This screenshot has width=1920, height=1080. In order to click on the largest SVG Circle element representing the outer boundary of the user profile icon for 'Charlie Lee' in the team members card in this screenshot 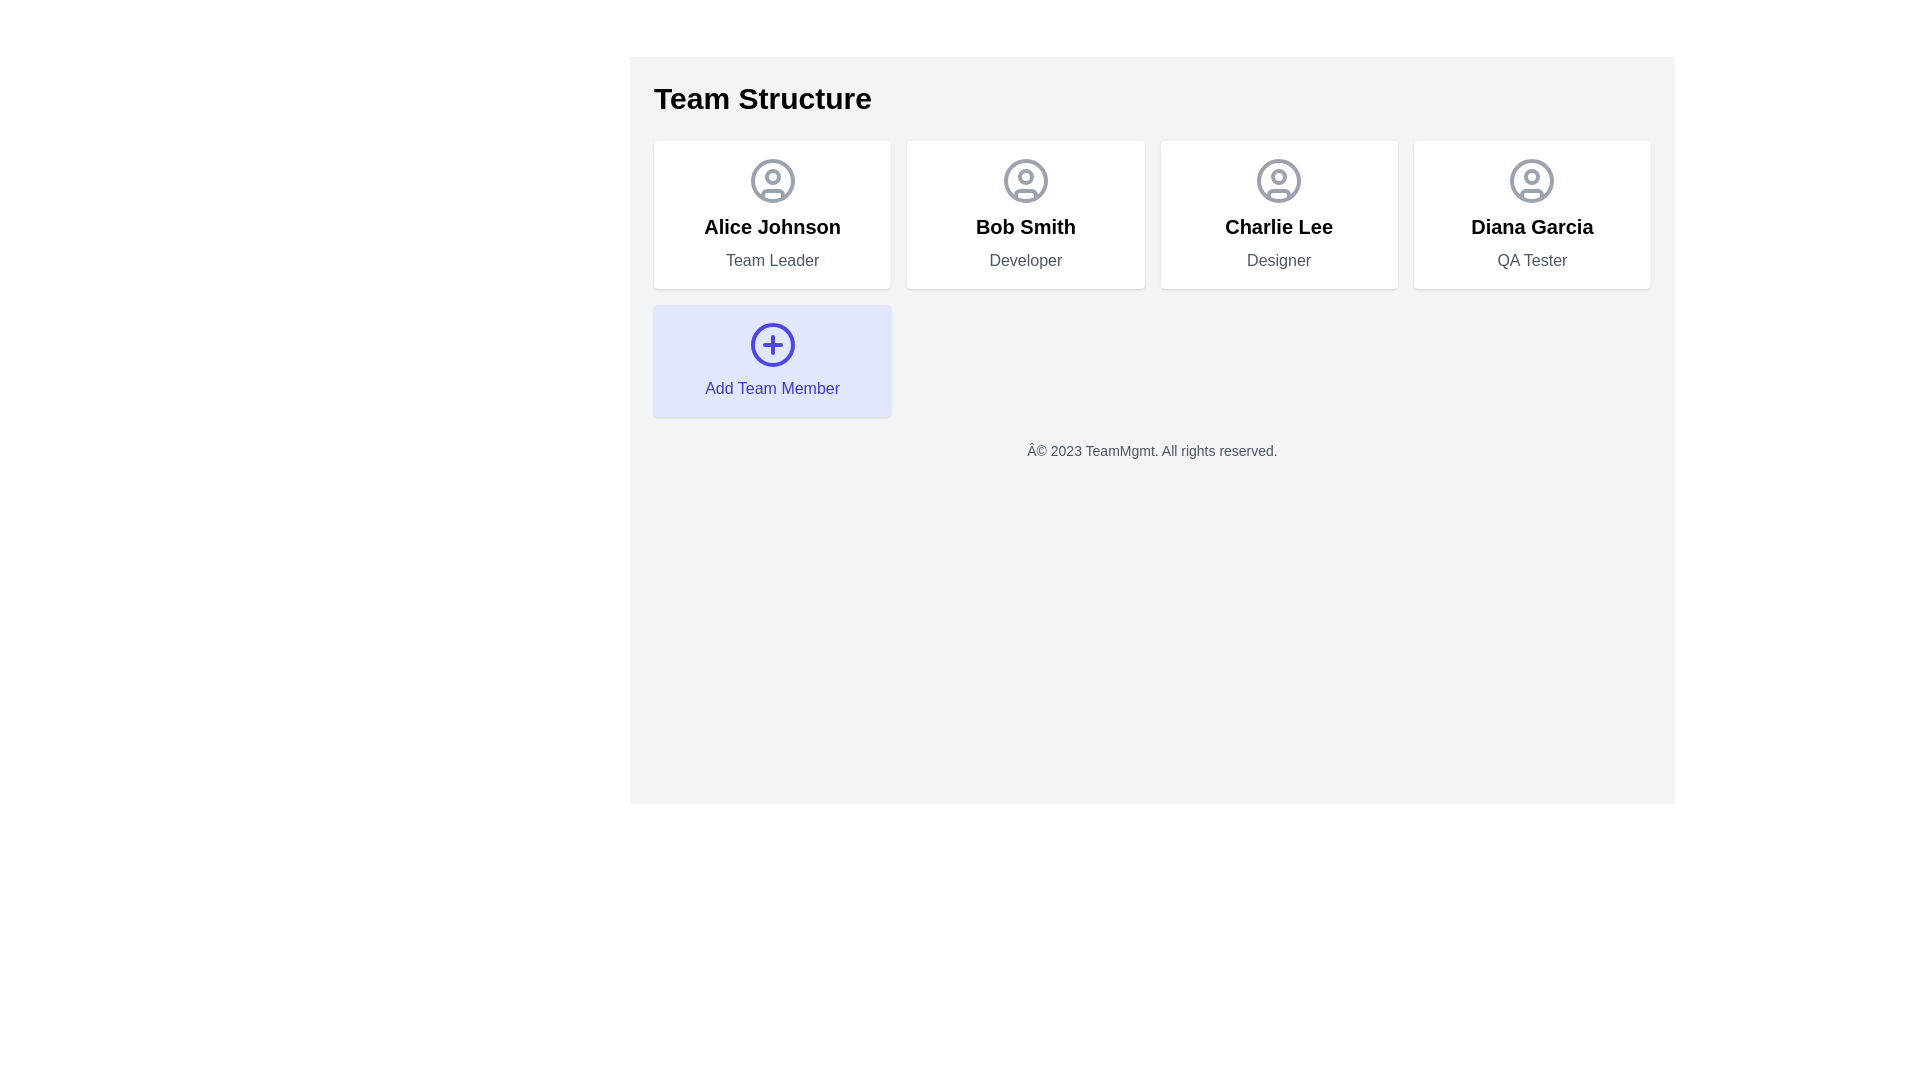, I will do `click(1278, 181)`.